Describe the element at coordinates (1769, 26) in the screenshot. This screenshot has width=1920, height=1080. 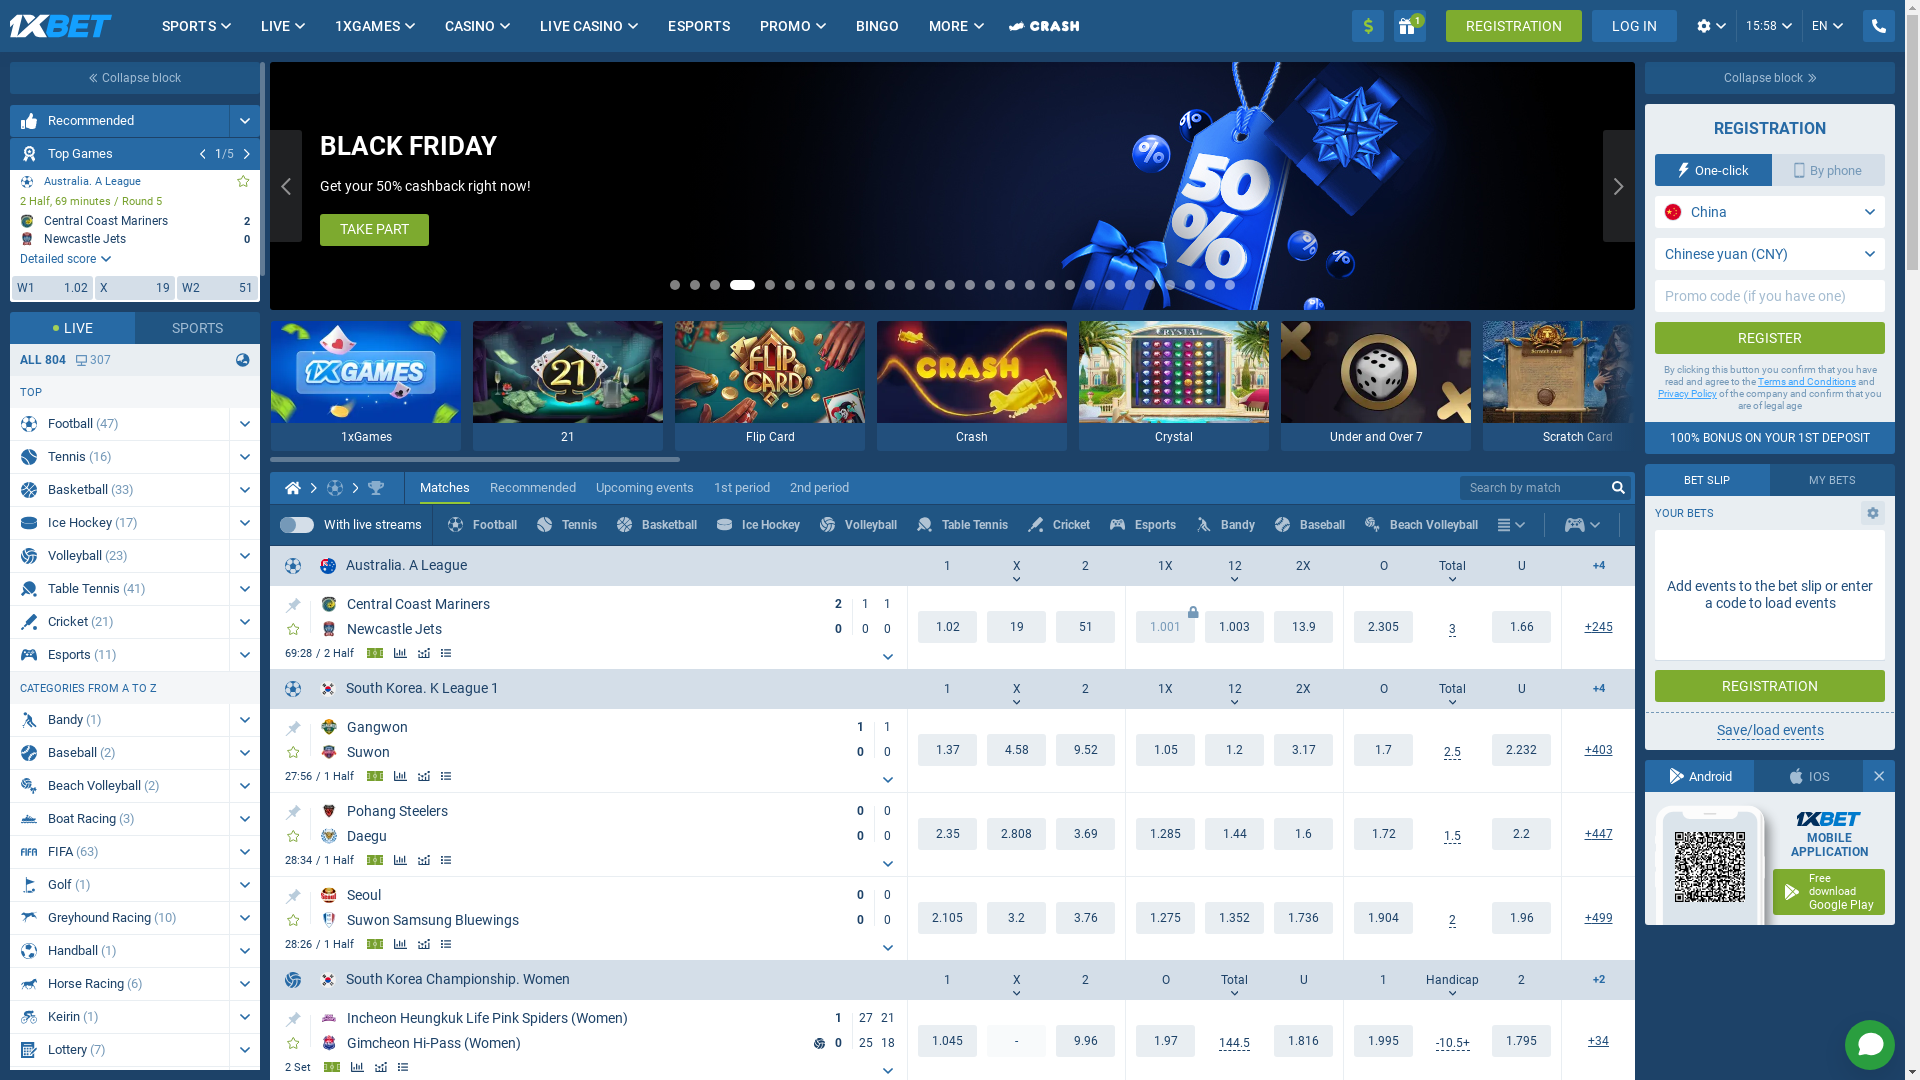
I see `'15:58'` at that location.